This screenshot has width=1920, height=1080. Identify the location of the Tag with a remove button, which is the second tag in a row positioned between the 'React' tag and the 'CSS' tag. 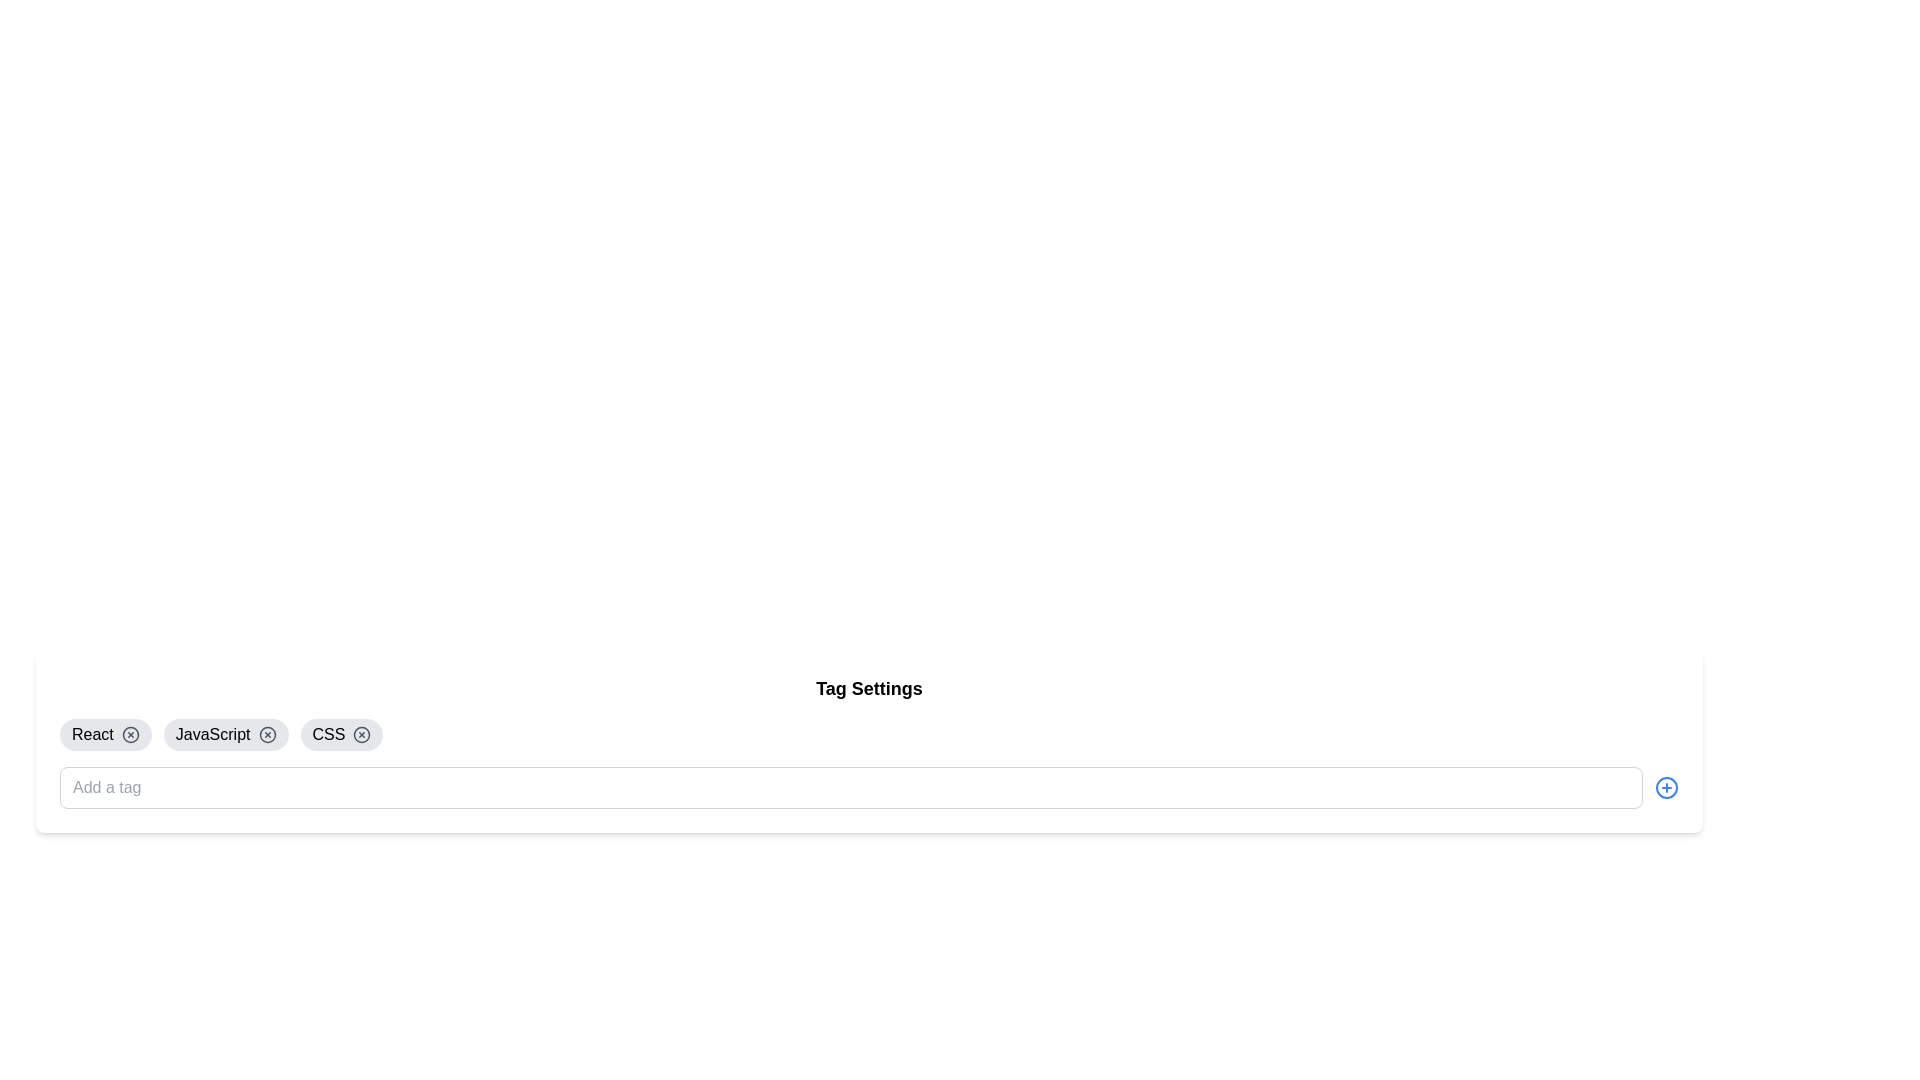
(226, 735).